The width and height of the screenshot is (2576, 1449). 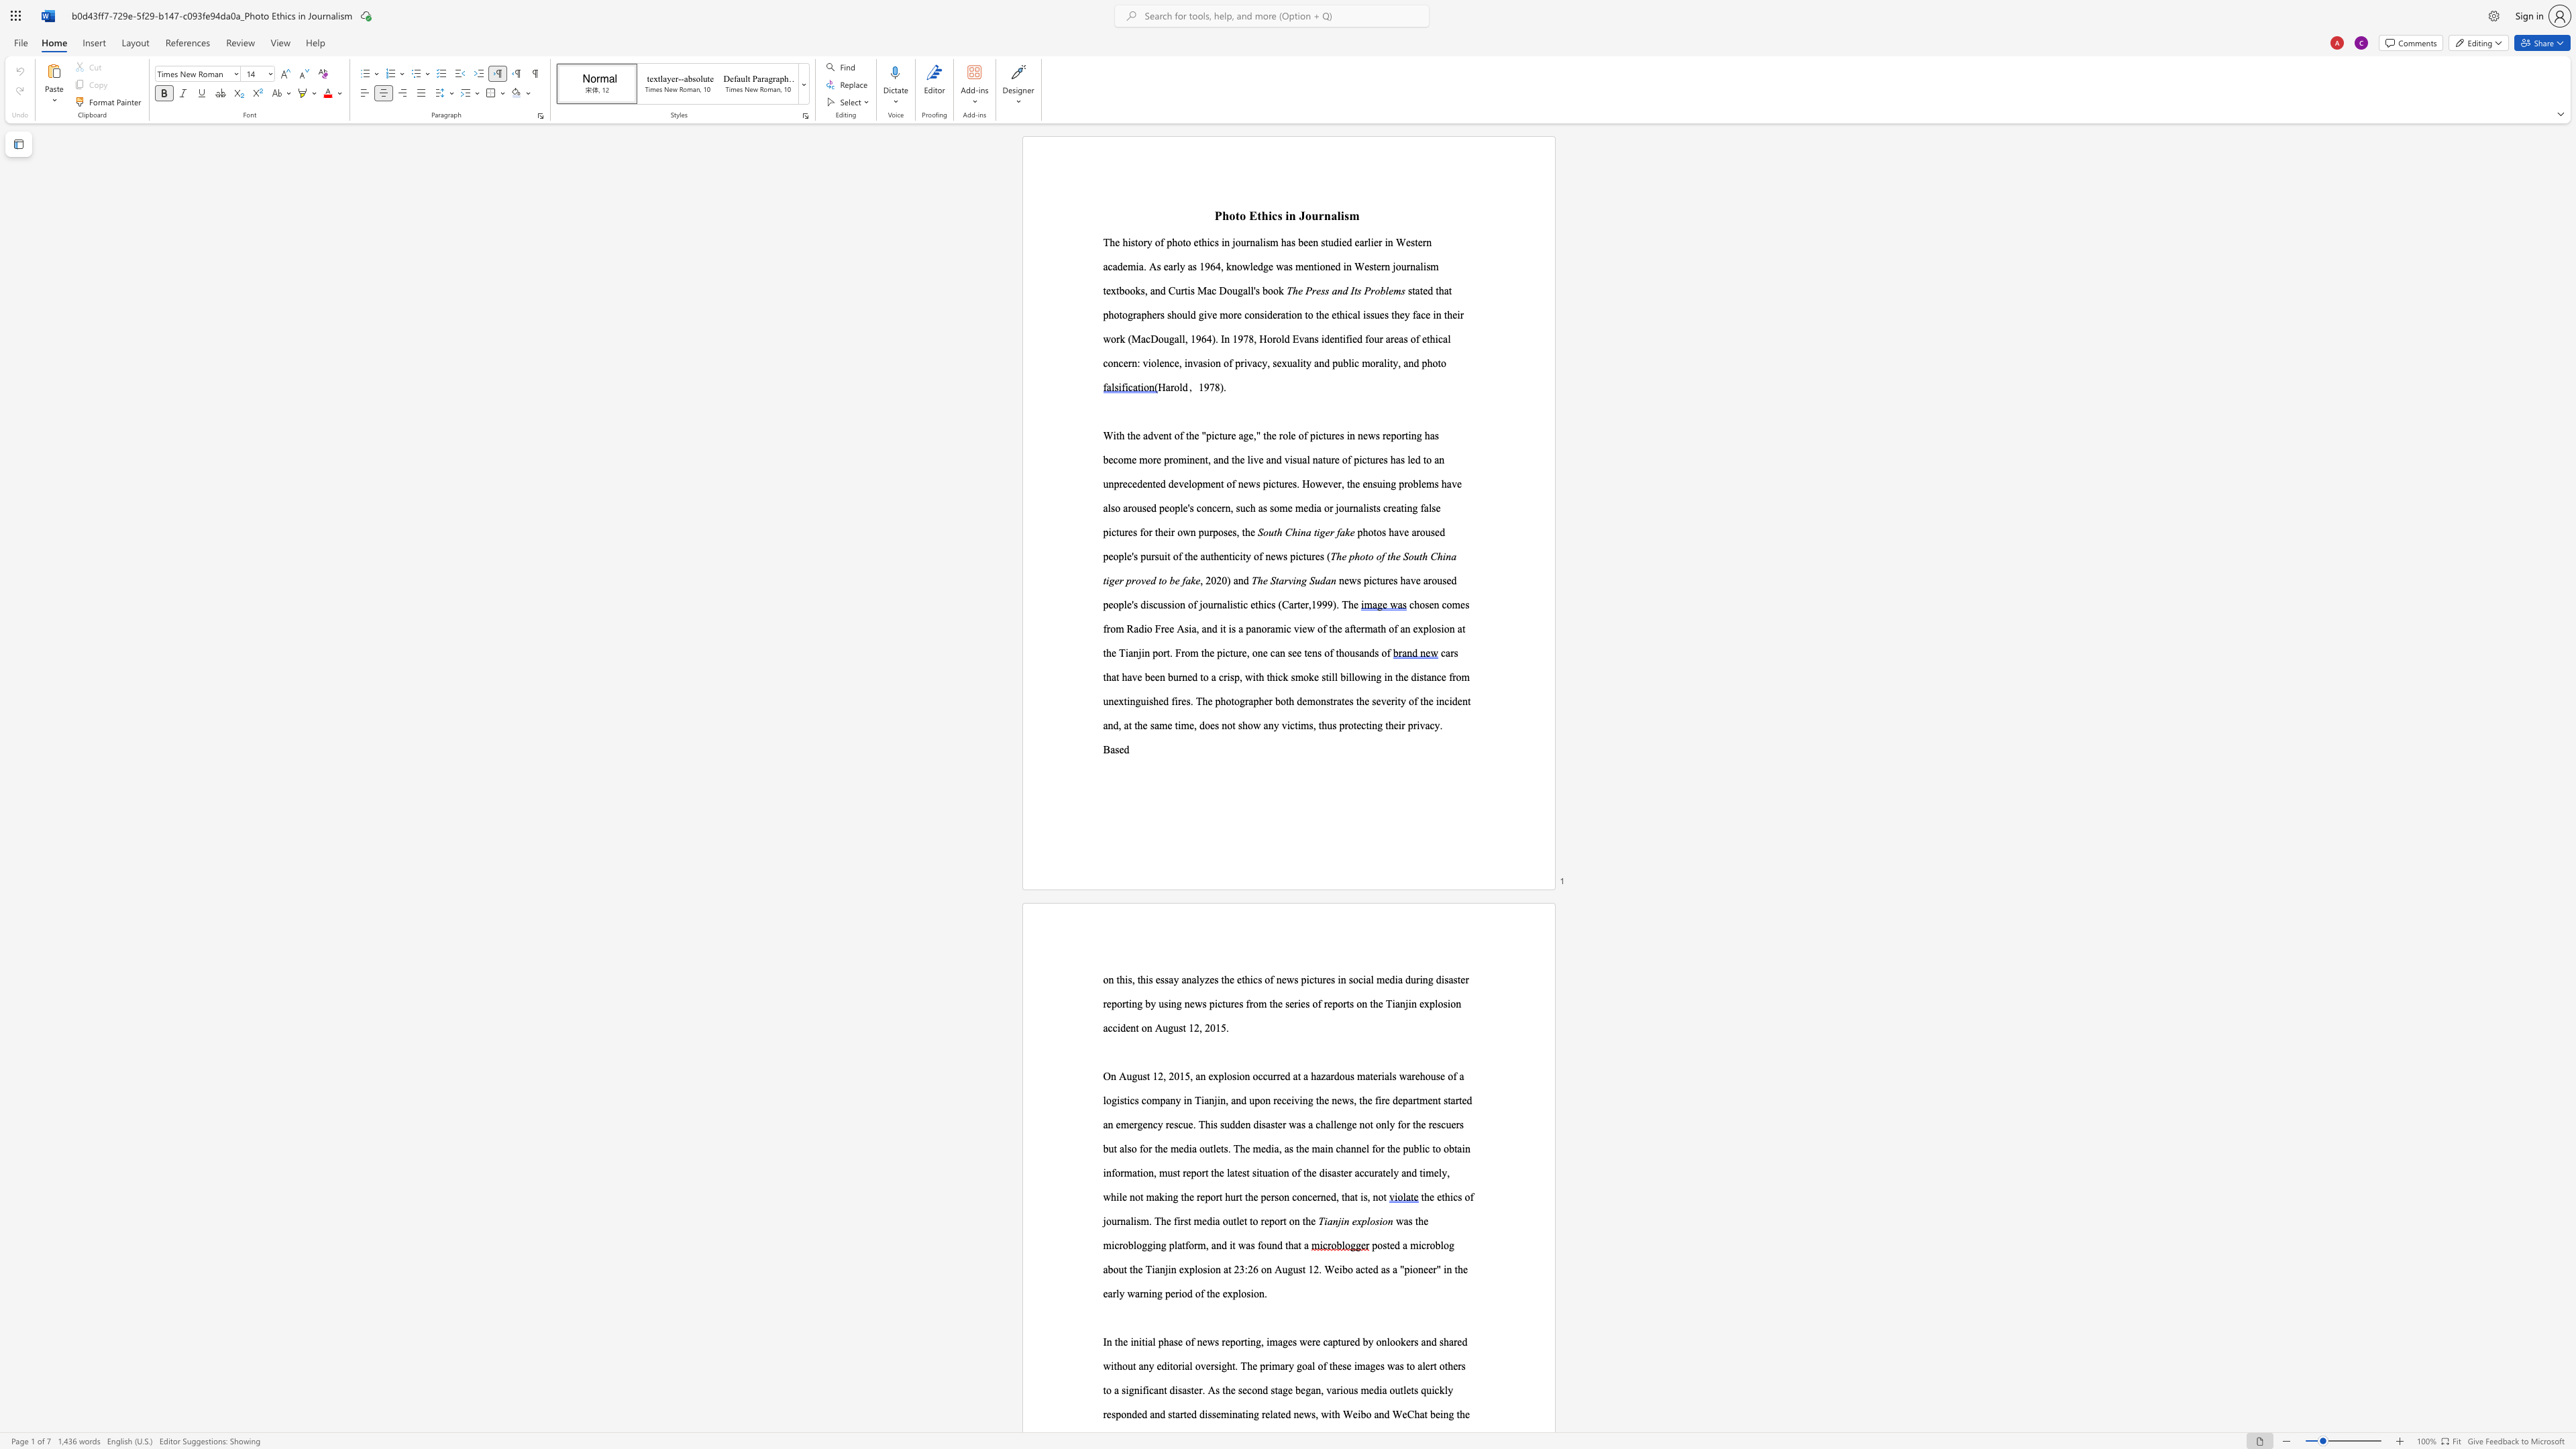 What do you see at coordinates (1264, 979) in the screenshot?
I see `the subset text "of news pictures in social media during disaster reporting by using news pictures from the series of reports on the Tianjin explos" within the text "analyzes the ethics of news pictures in social media during disaster reporting by using news pictures from the series of reports on the Tianjin explosion accident on August 12, 2015."` at bounding box center [1264, 979].